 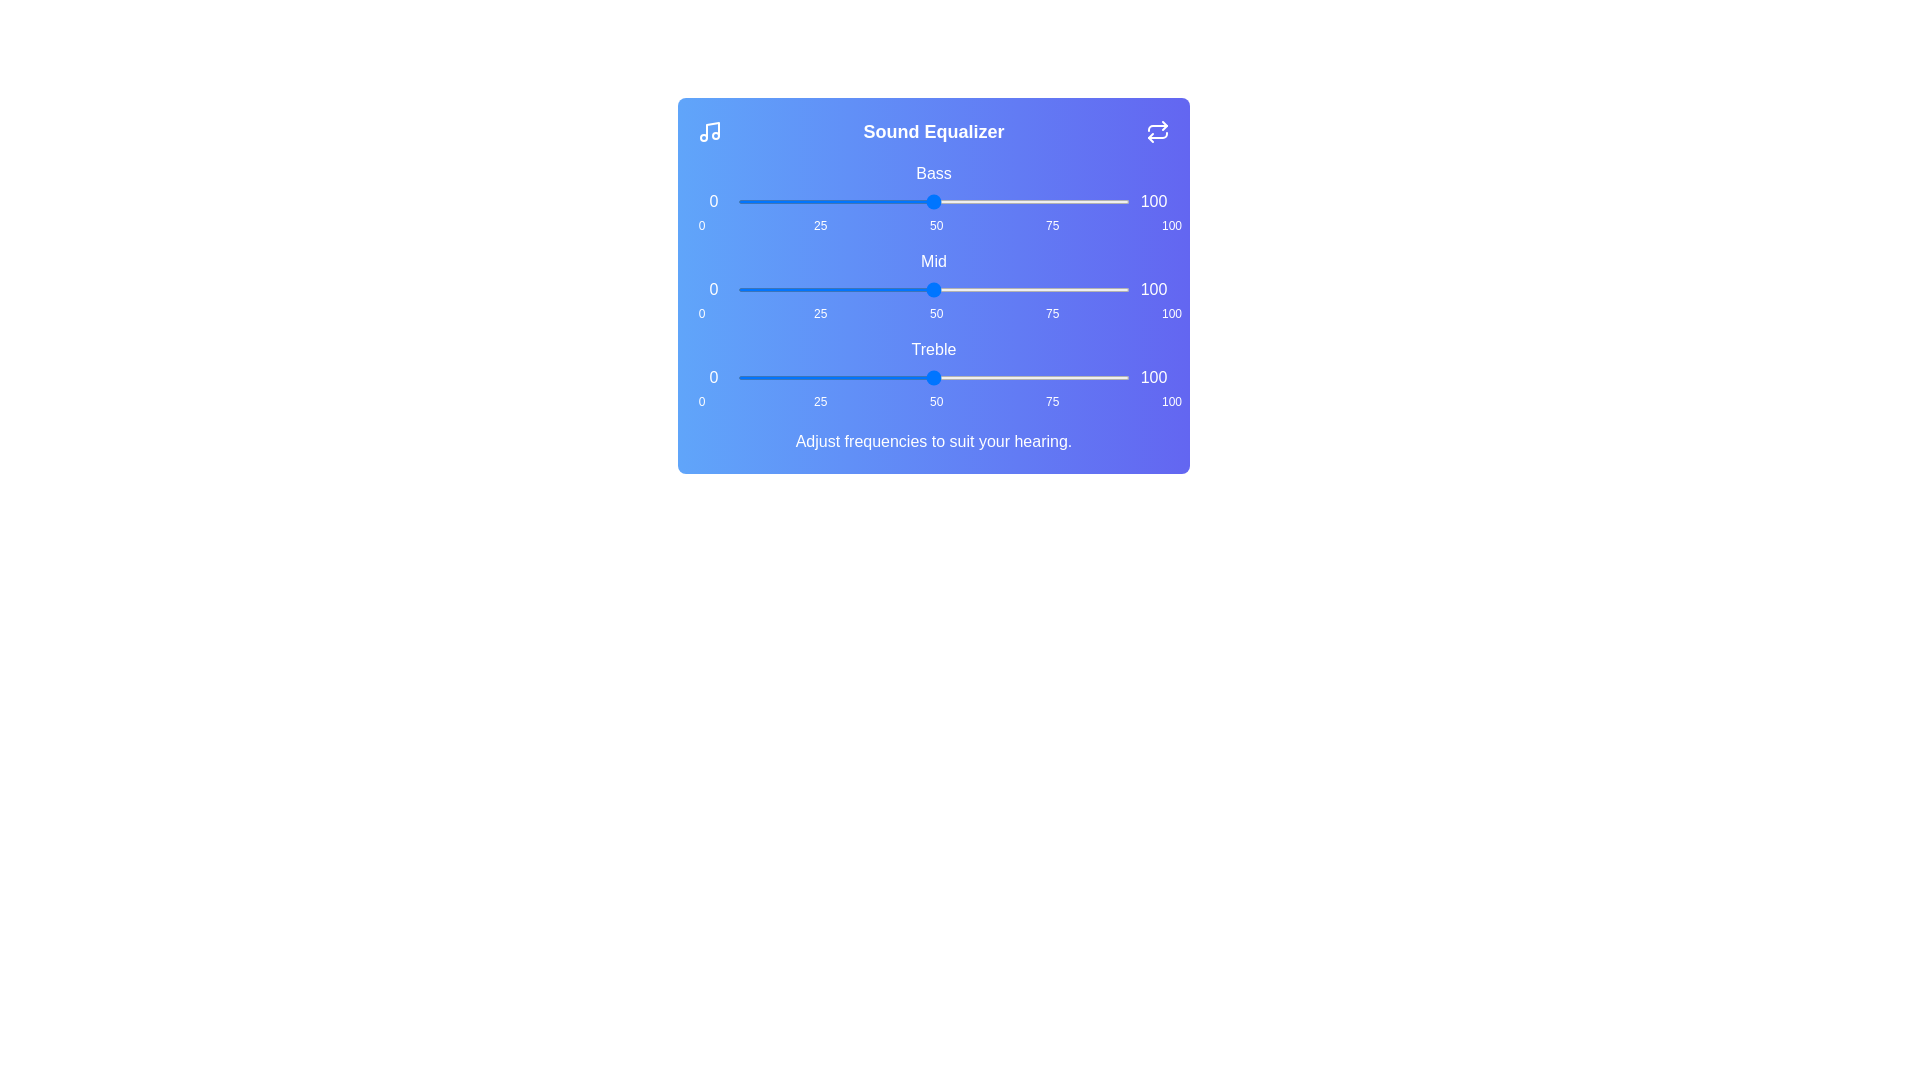 I want to click on the 'mid' slider to 89, so click(x=1085, y=289).